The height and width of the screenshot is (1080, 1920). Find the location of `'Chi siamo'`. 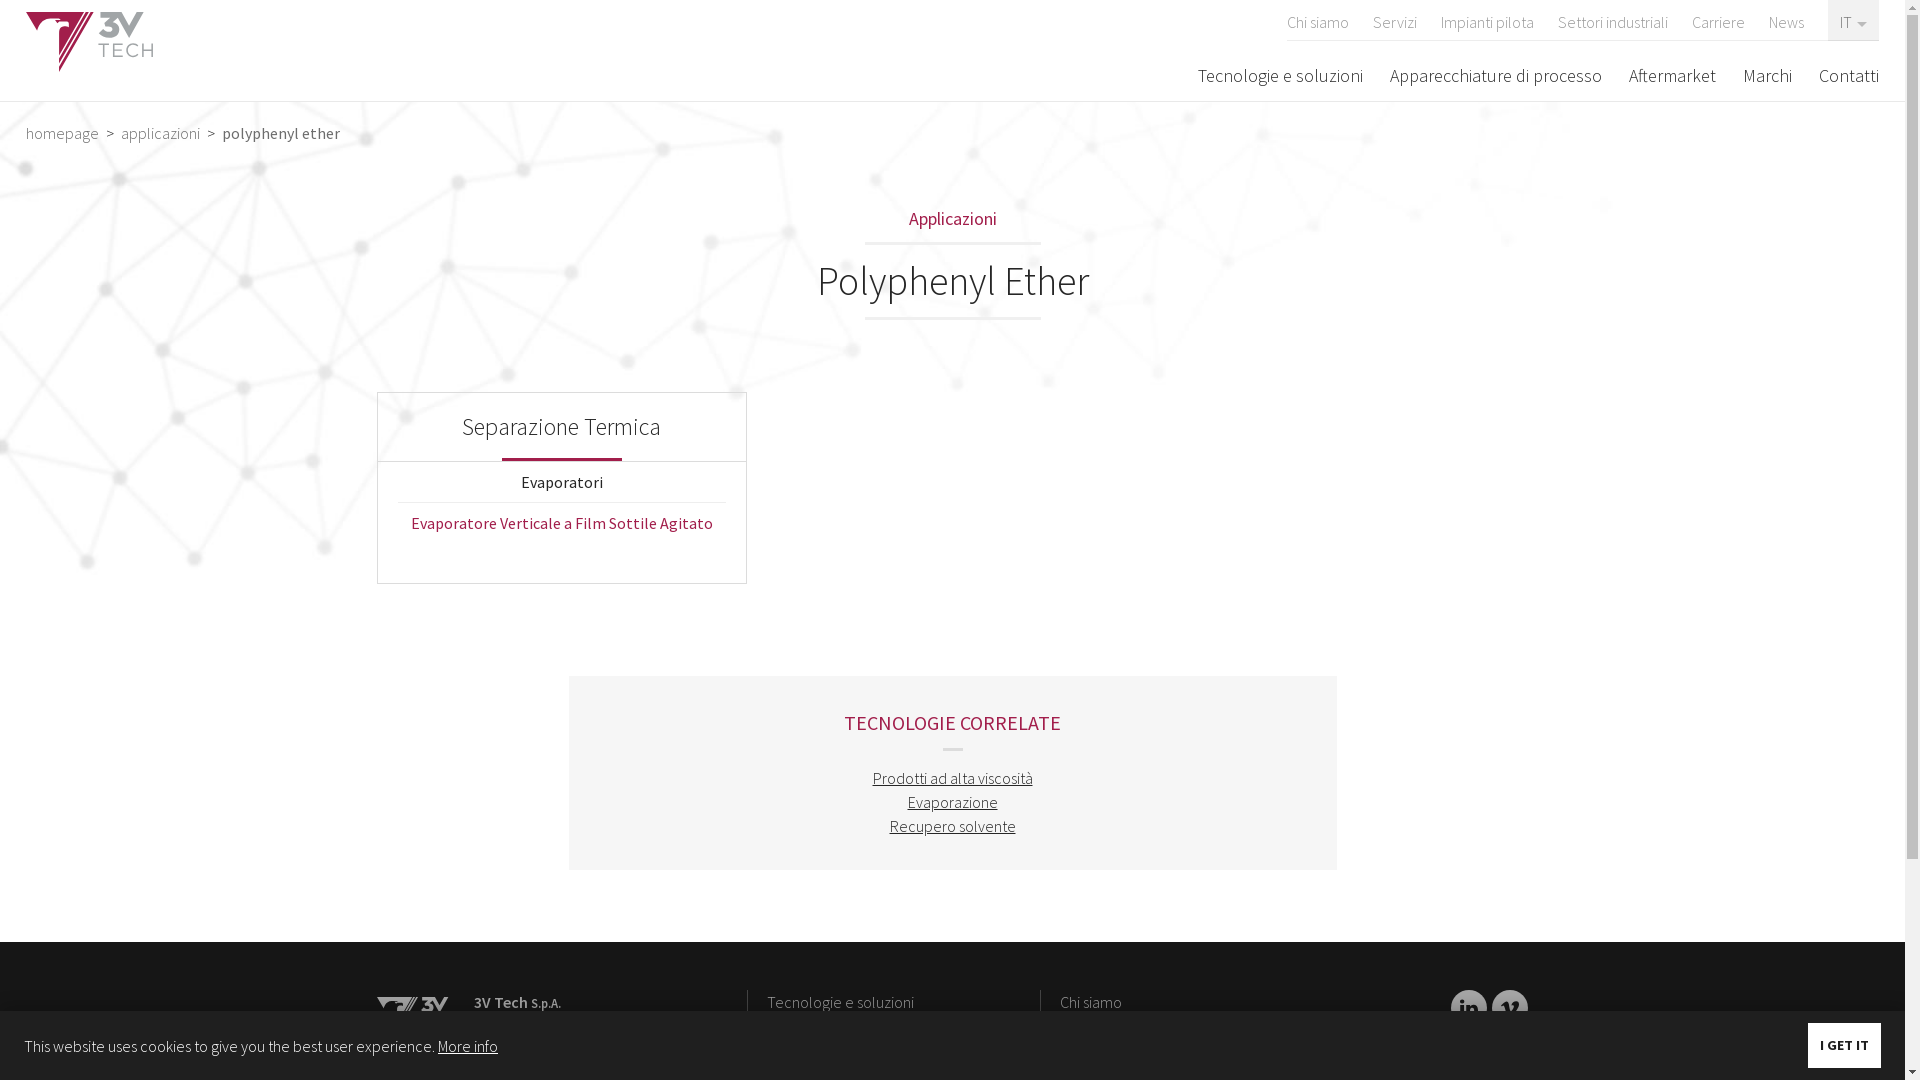

'Chi siamo' is located at coordinates (1089, 1002).